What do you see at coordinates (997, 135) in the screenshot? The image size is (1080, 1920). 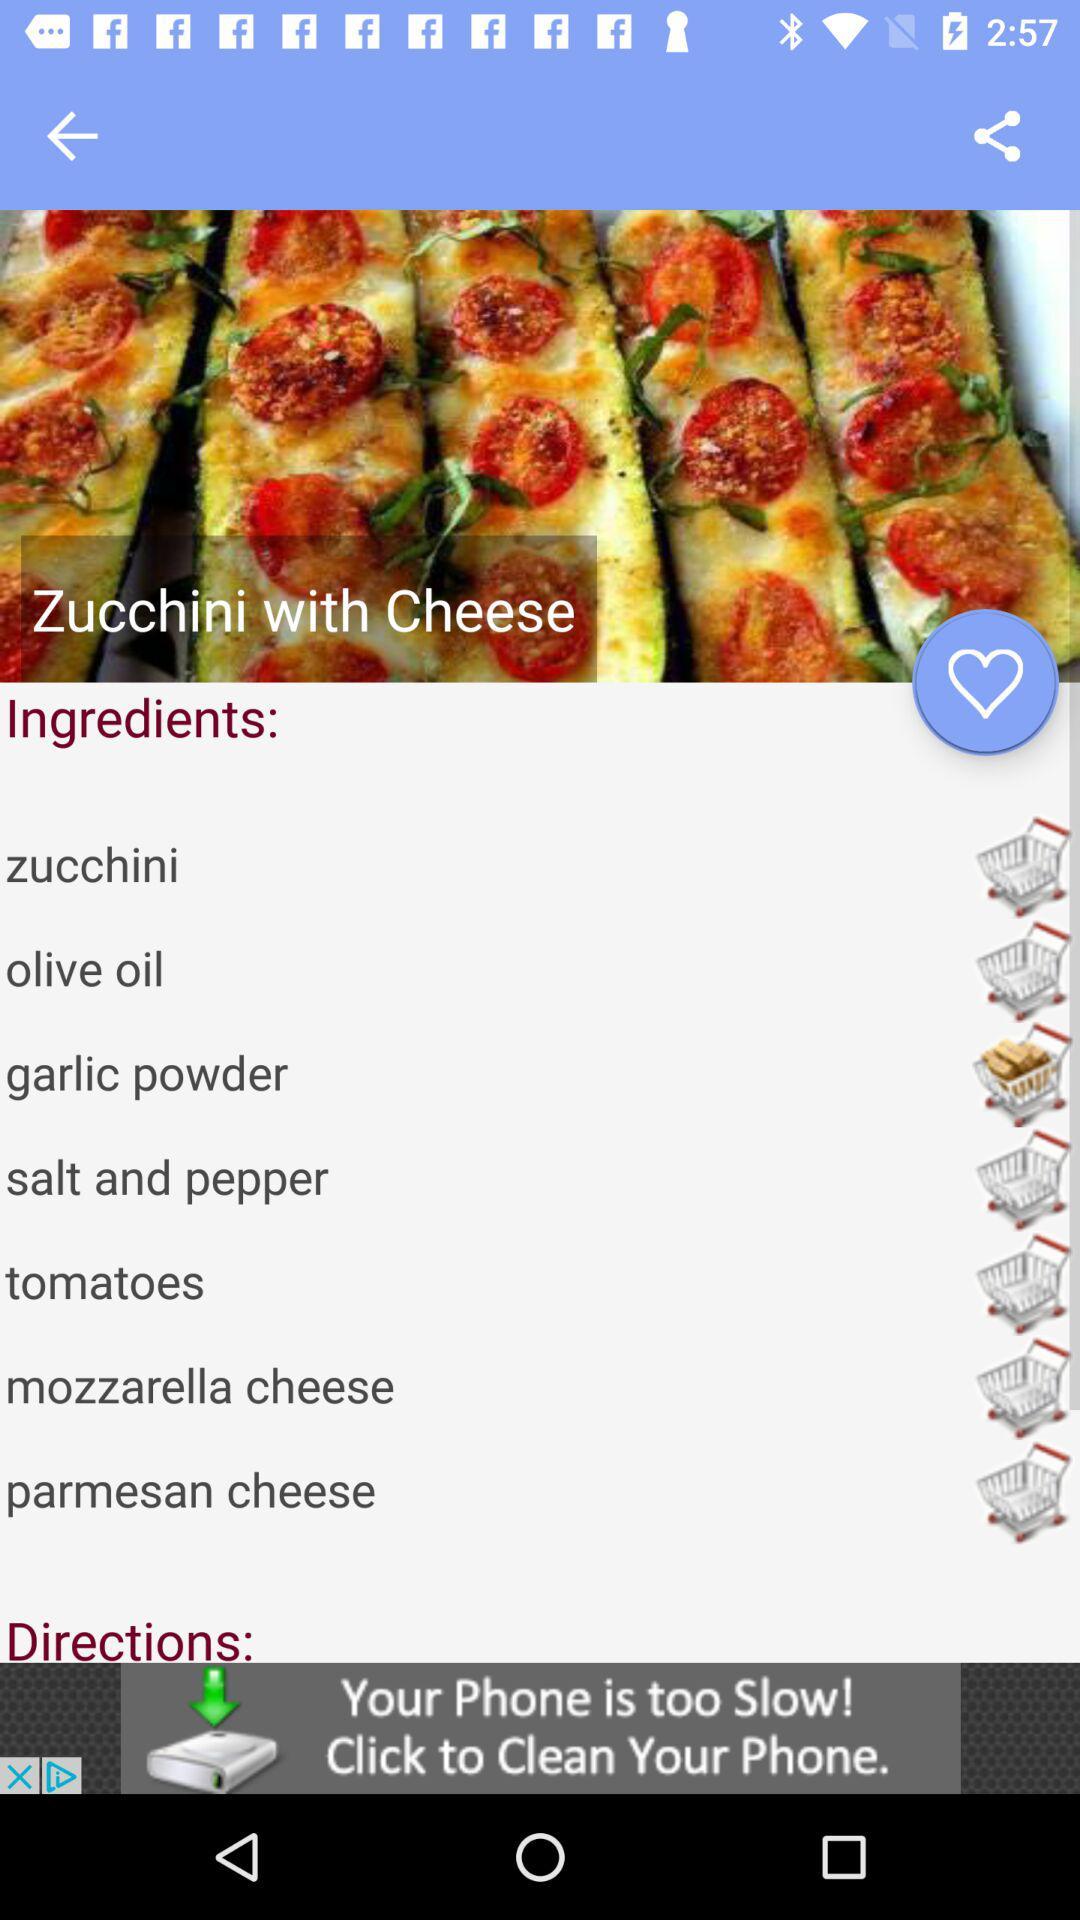 I see `share option` at bounding box center [997, 135].